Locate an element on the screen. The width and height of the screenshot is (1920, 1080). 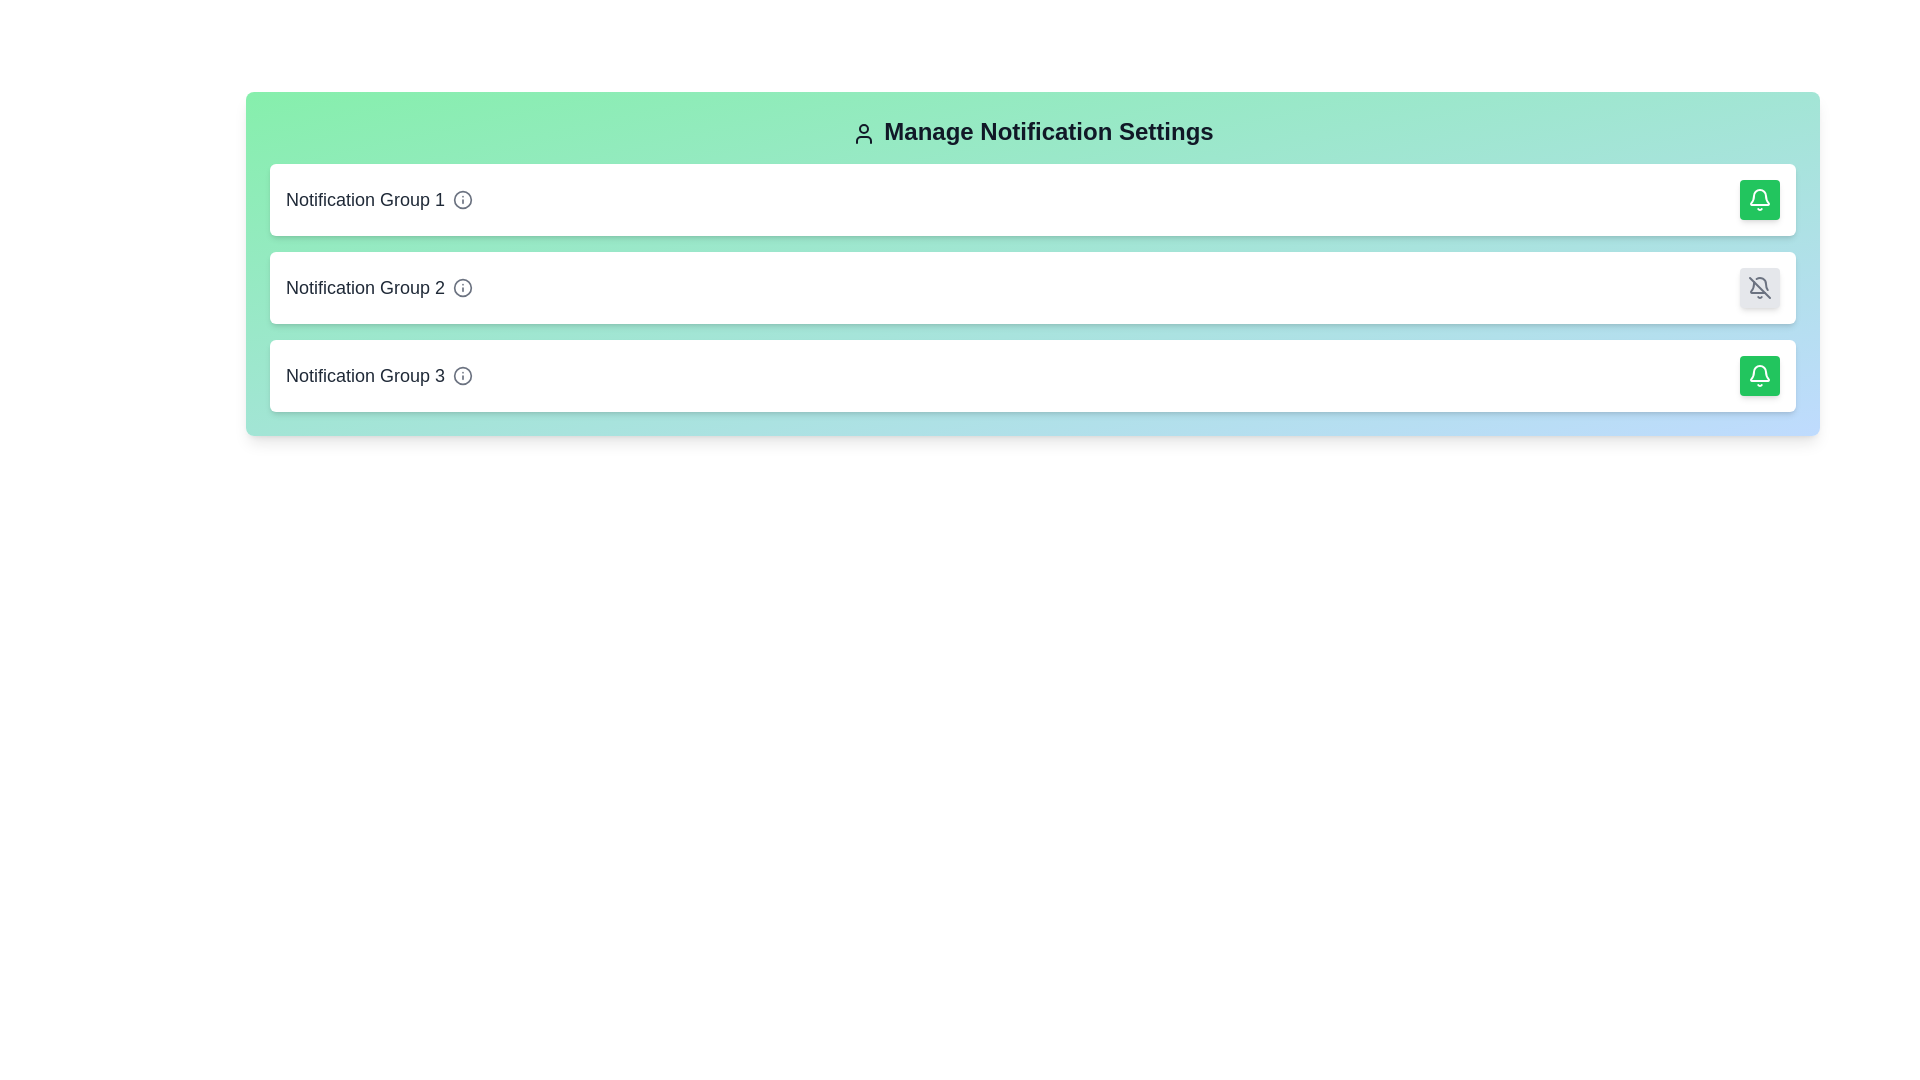
the information icon for Notification Group 1 is located at coordinates (462, 200).